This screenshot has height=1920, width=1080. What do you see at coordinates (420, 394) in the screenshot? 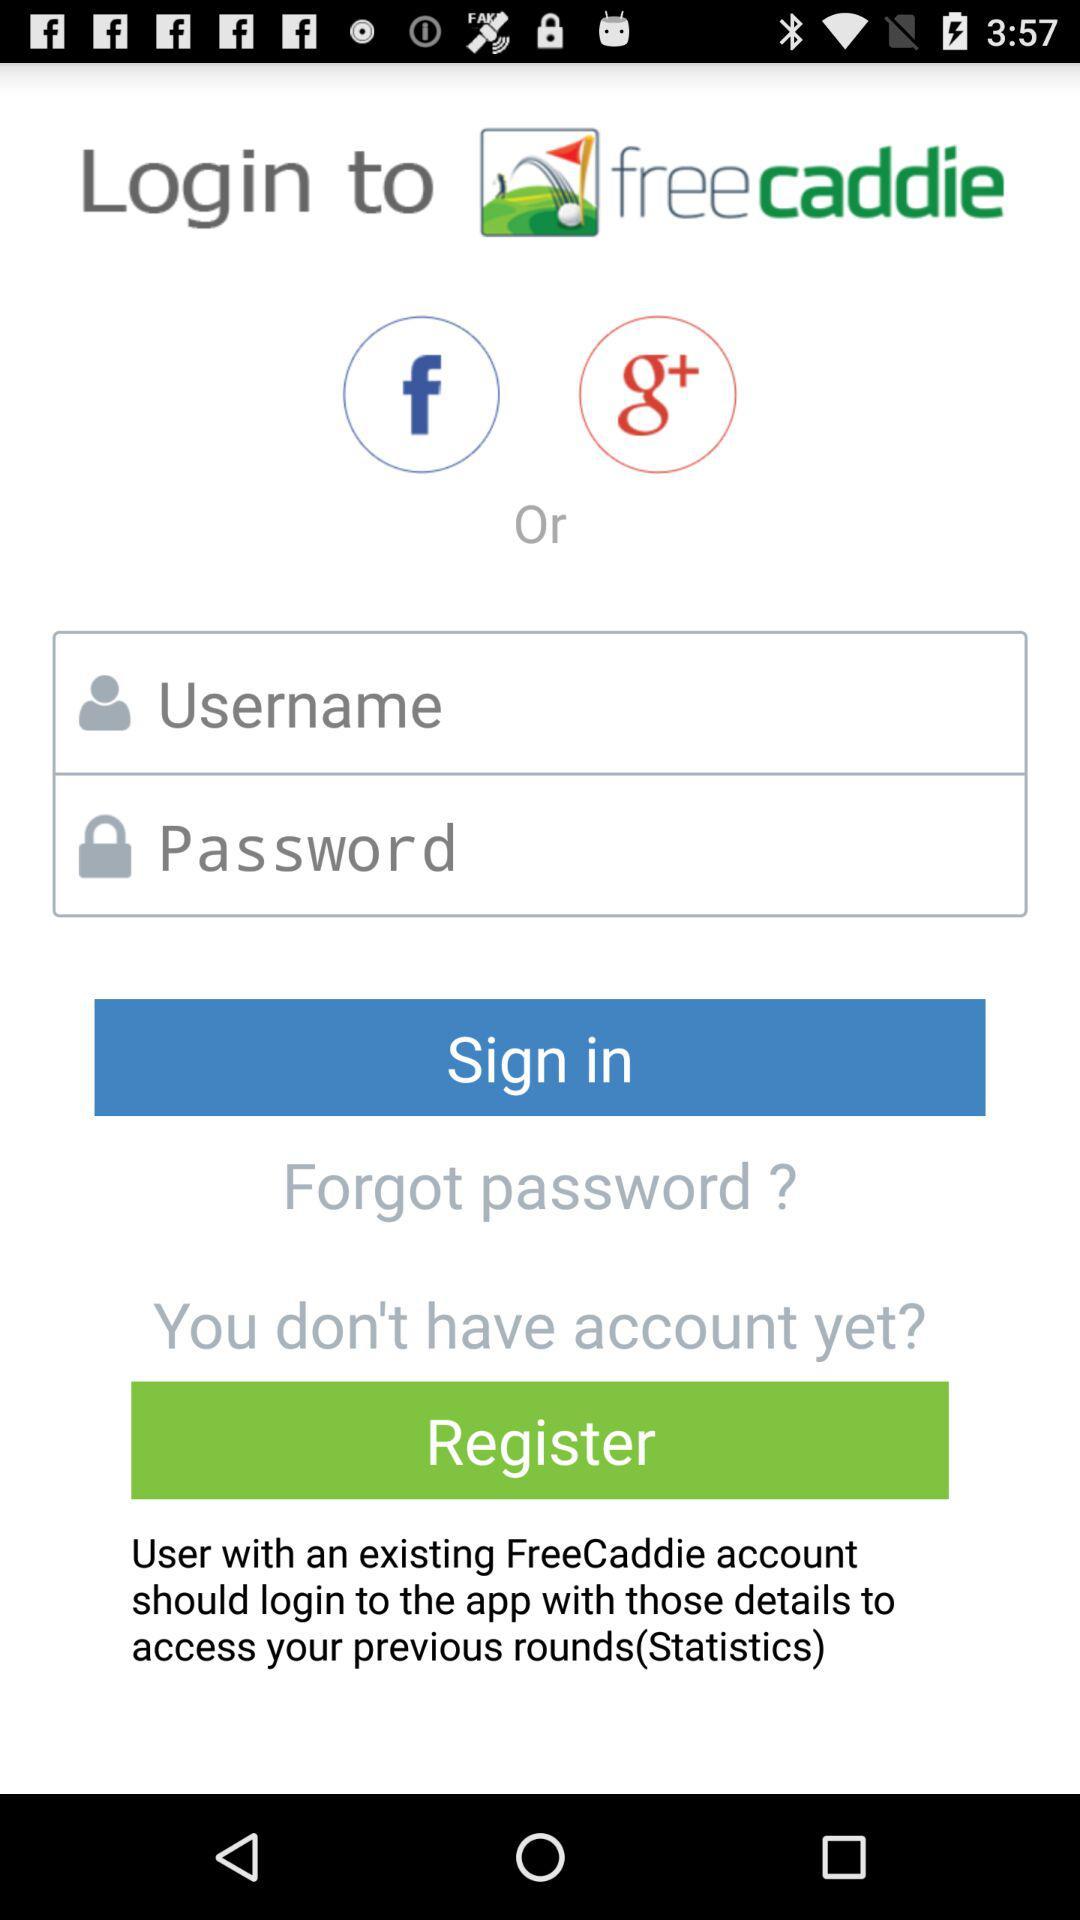
I see `facebook app` at bounding box center [420, 394].